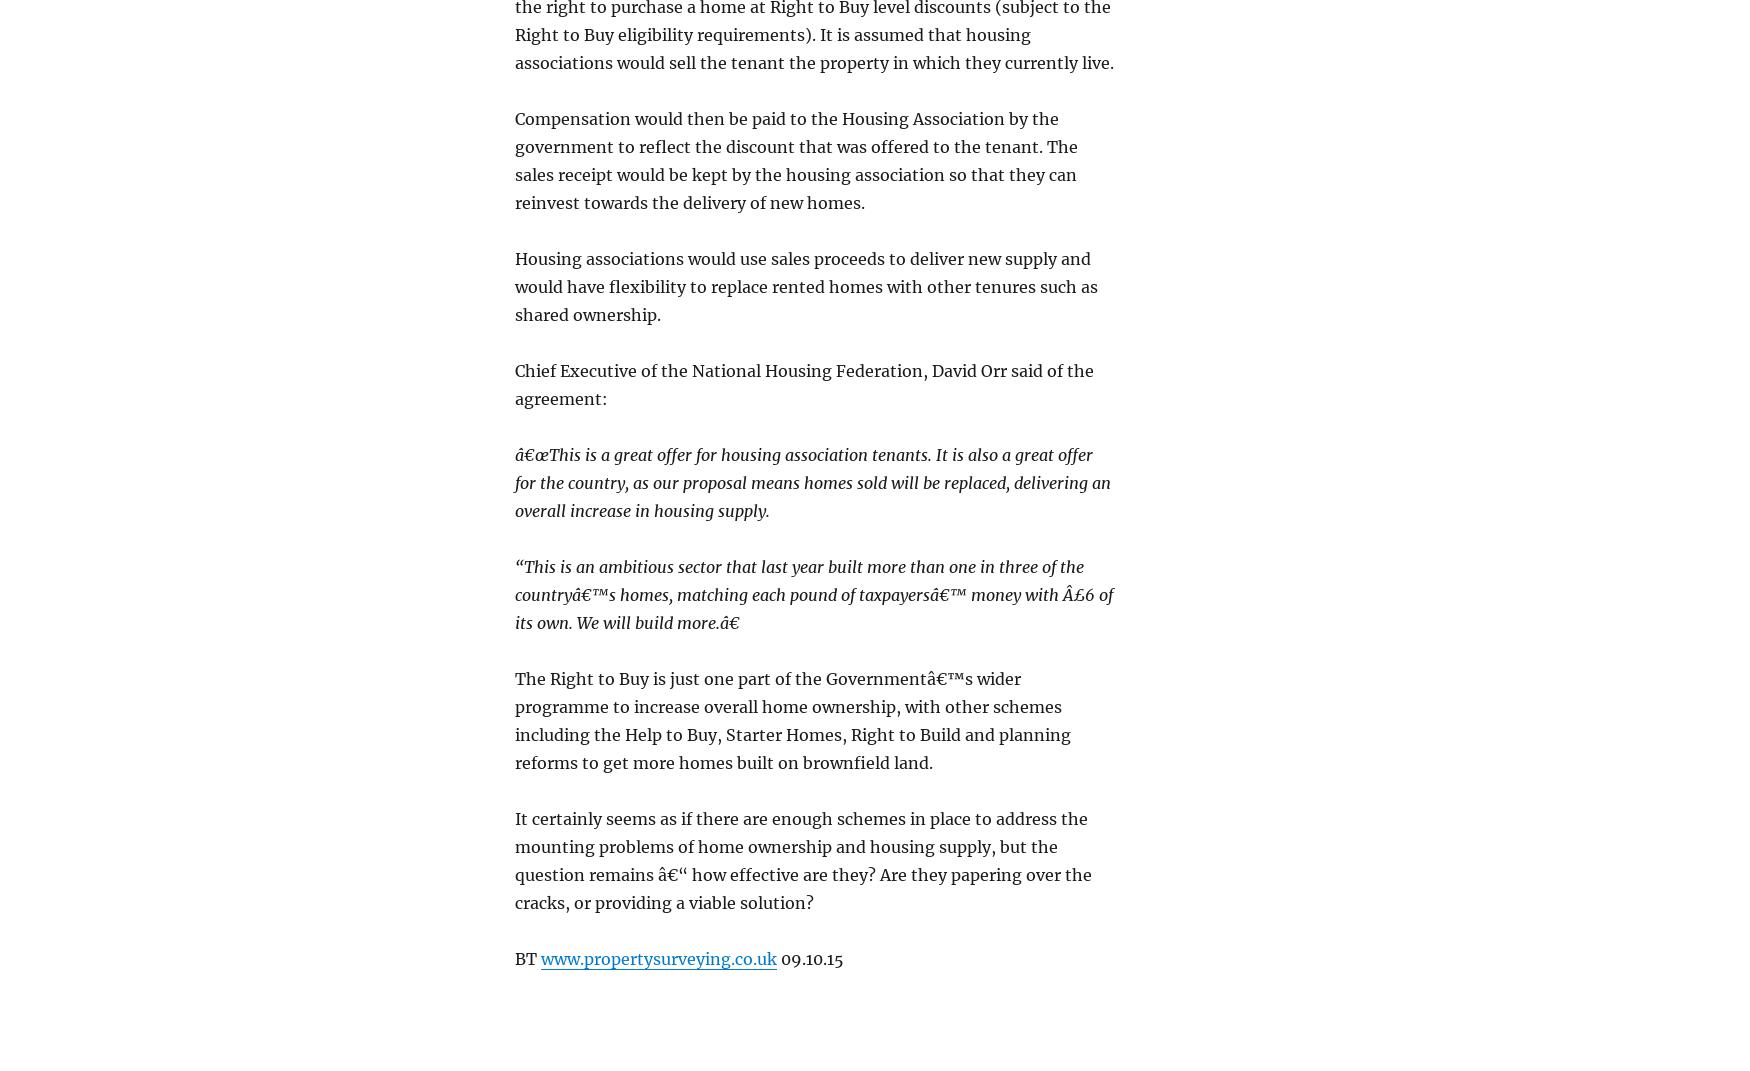 The image size is (1750, 1071). I want to click on 'Housing associations would use sales proceeds to deliver new supply and would have flexibility to replace rented homes with other tenures such as shared ownership.', so click(514, 285).